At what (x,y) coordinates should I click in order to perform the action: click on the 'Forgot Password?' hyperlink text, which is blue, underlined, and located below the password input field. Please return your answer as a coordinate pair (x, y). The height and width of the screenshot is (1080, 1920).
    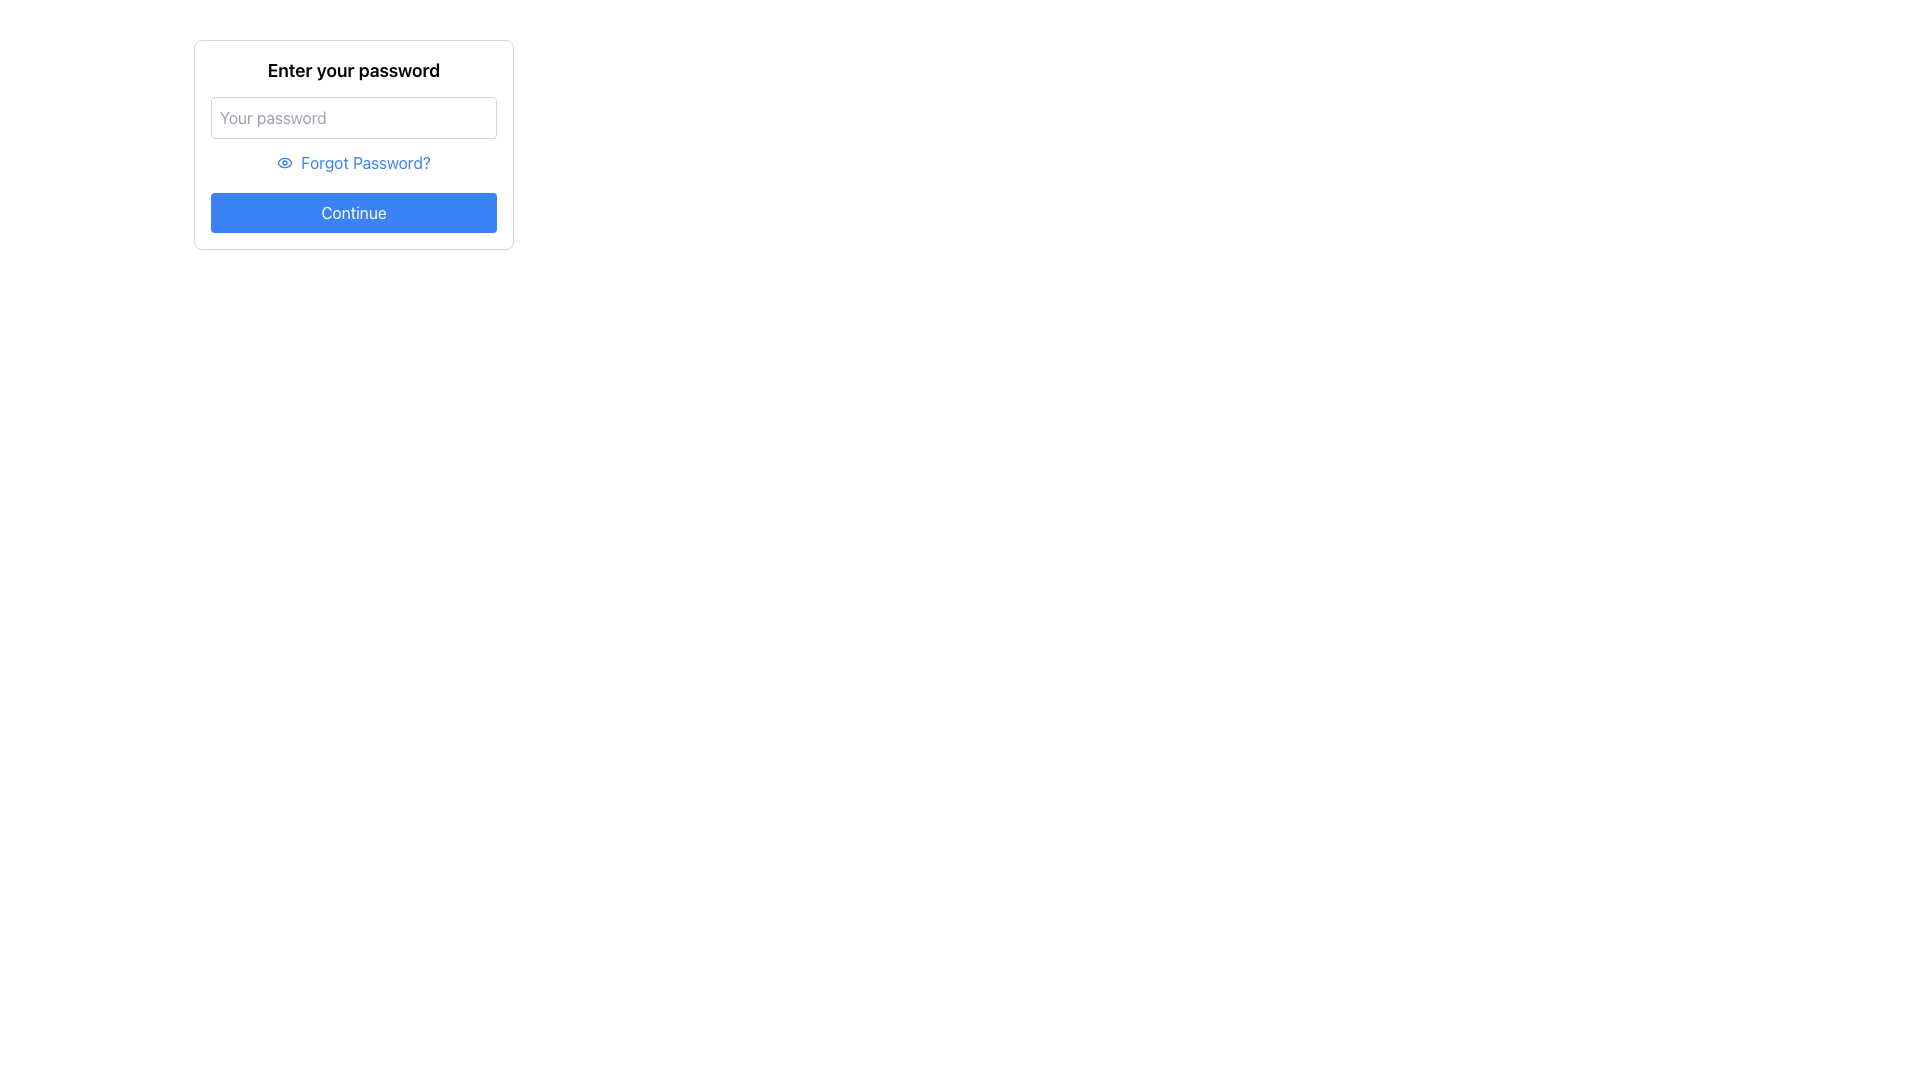
    Looking at the image, I should click on (354, 161).